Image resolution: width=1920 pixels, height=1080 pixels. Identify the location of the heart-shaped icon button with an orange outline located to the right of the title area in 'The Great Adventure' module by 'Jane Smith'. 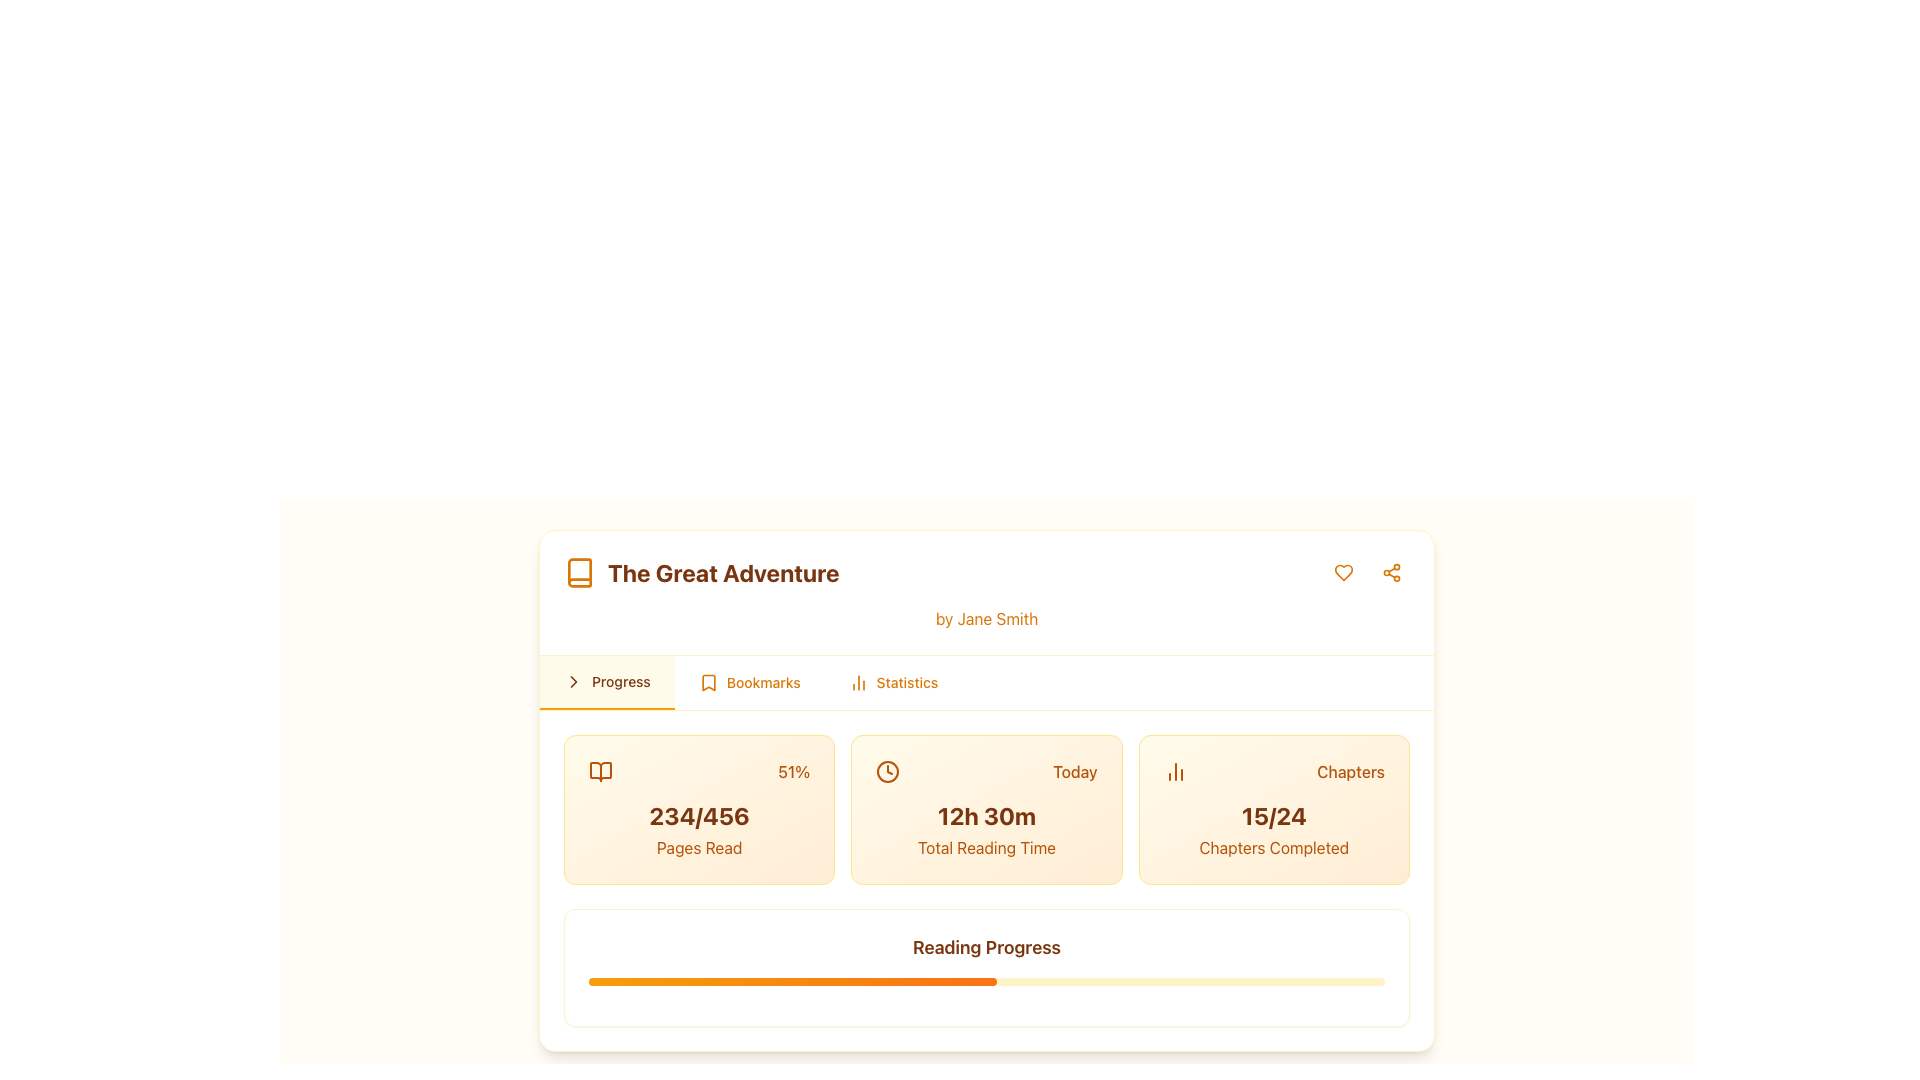
(1344, 573).